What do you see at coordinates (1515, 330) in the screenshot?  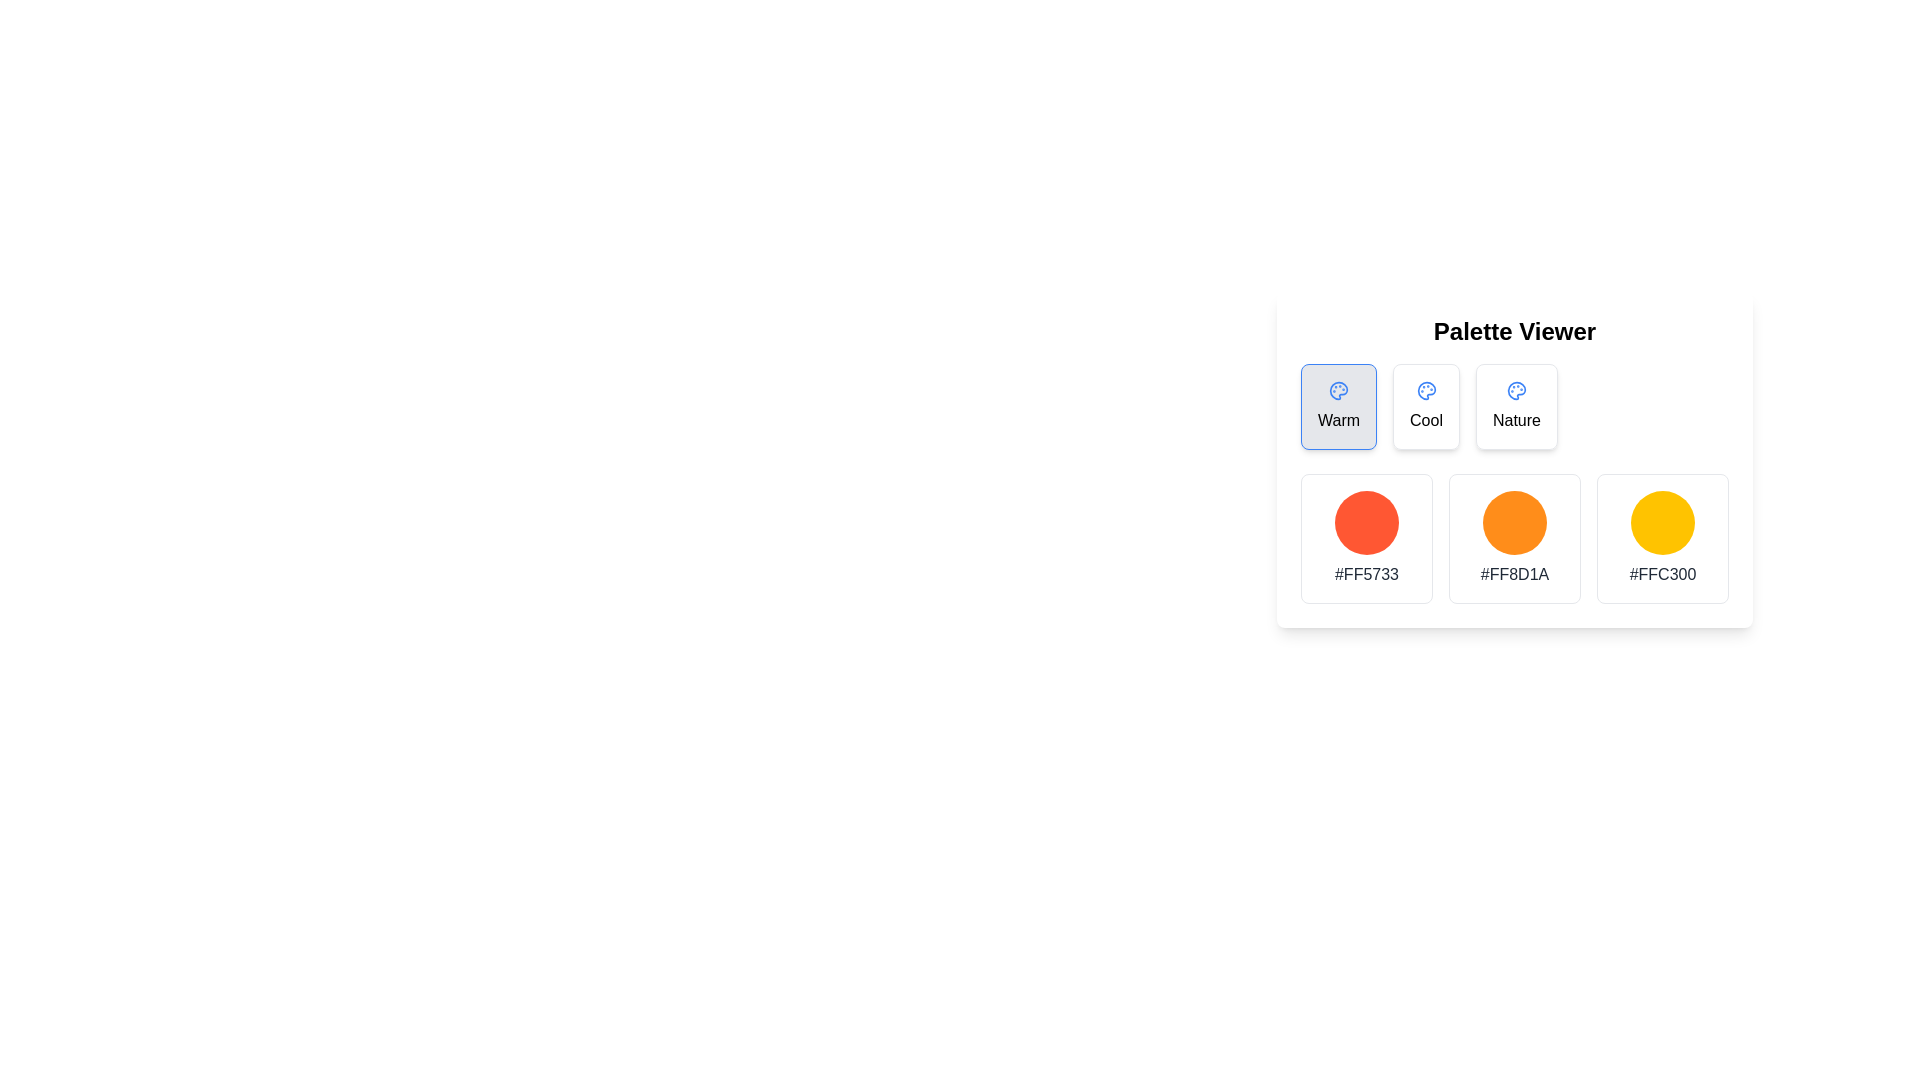 I see `text label heading at the center of the color palette viewer panel, which serves as the title to help users identify the functionality and content of this section` at bounding box center [1515, 330].